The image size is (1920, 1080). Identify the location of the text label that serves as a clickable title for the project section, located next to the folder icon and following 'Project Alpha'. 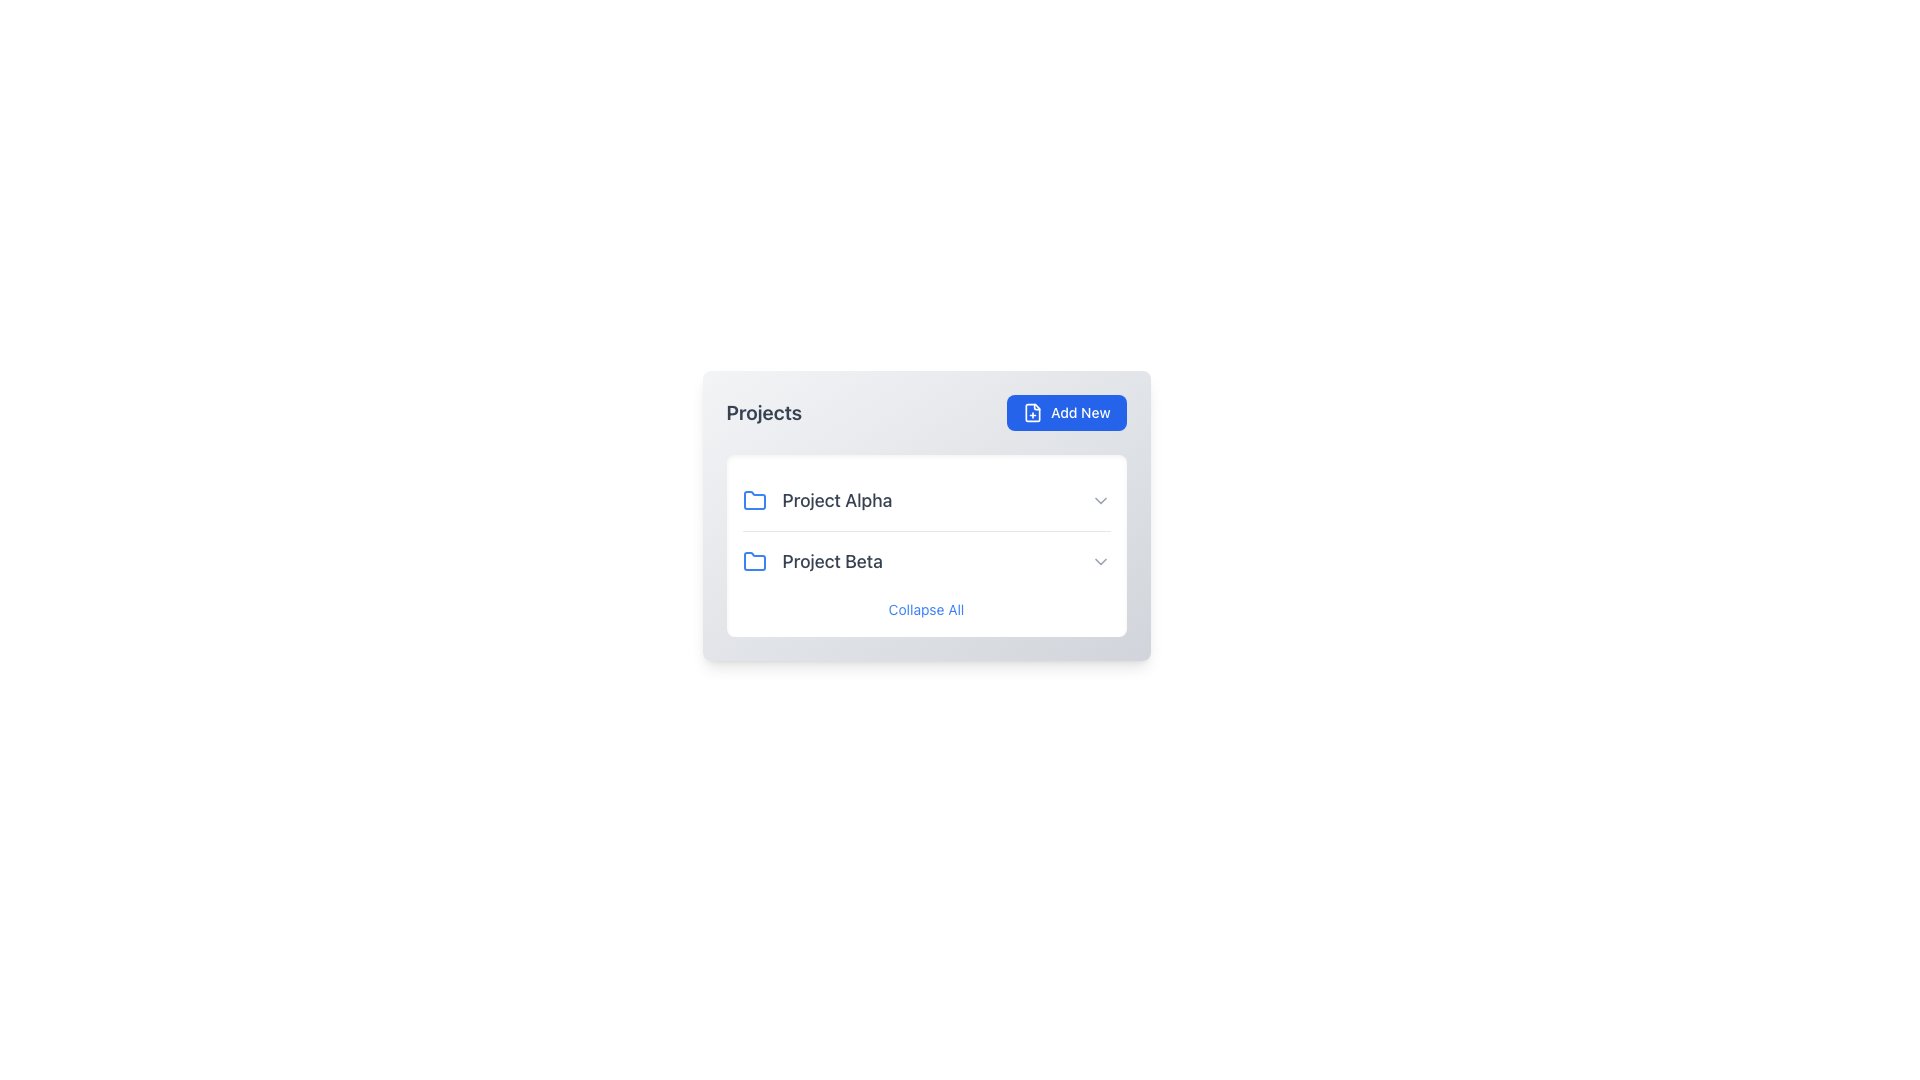
(812, 562).